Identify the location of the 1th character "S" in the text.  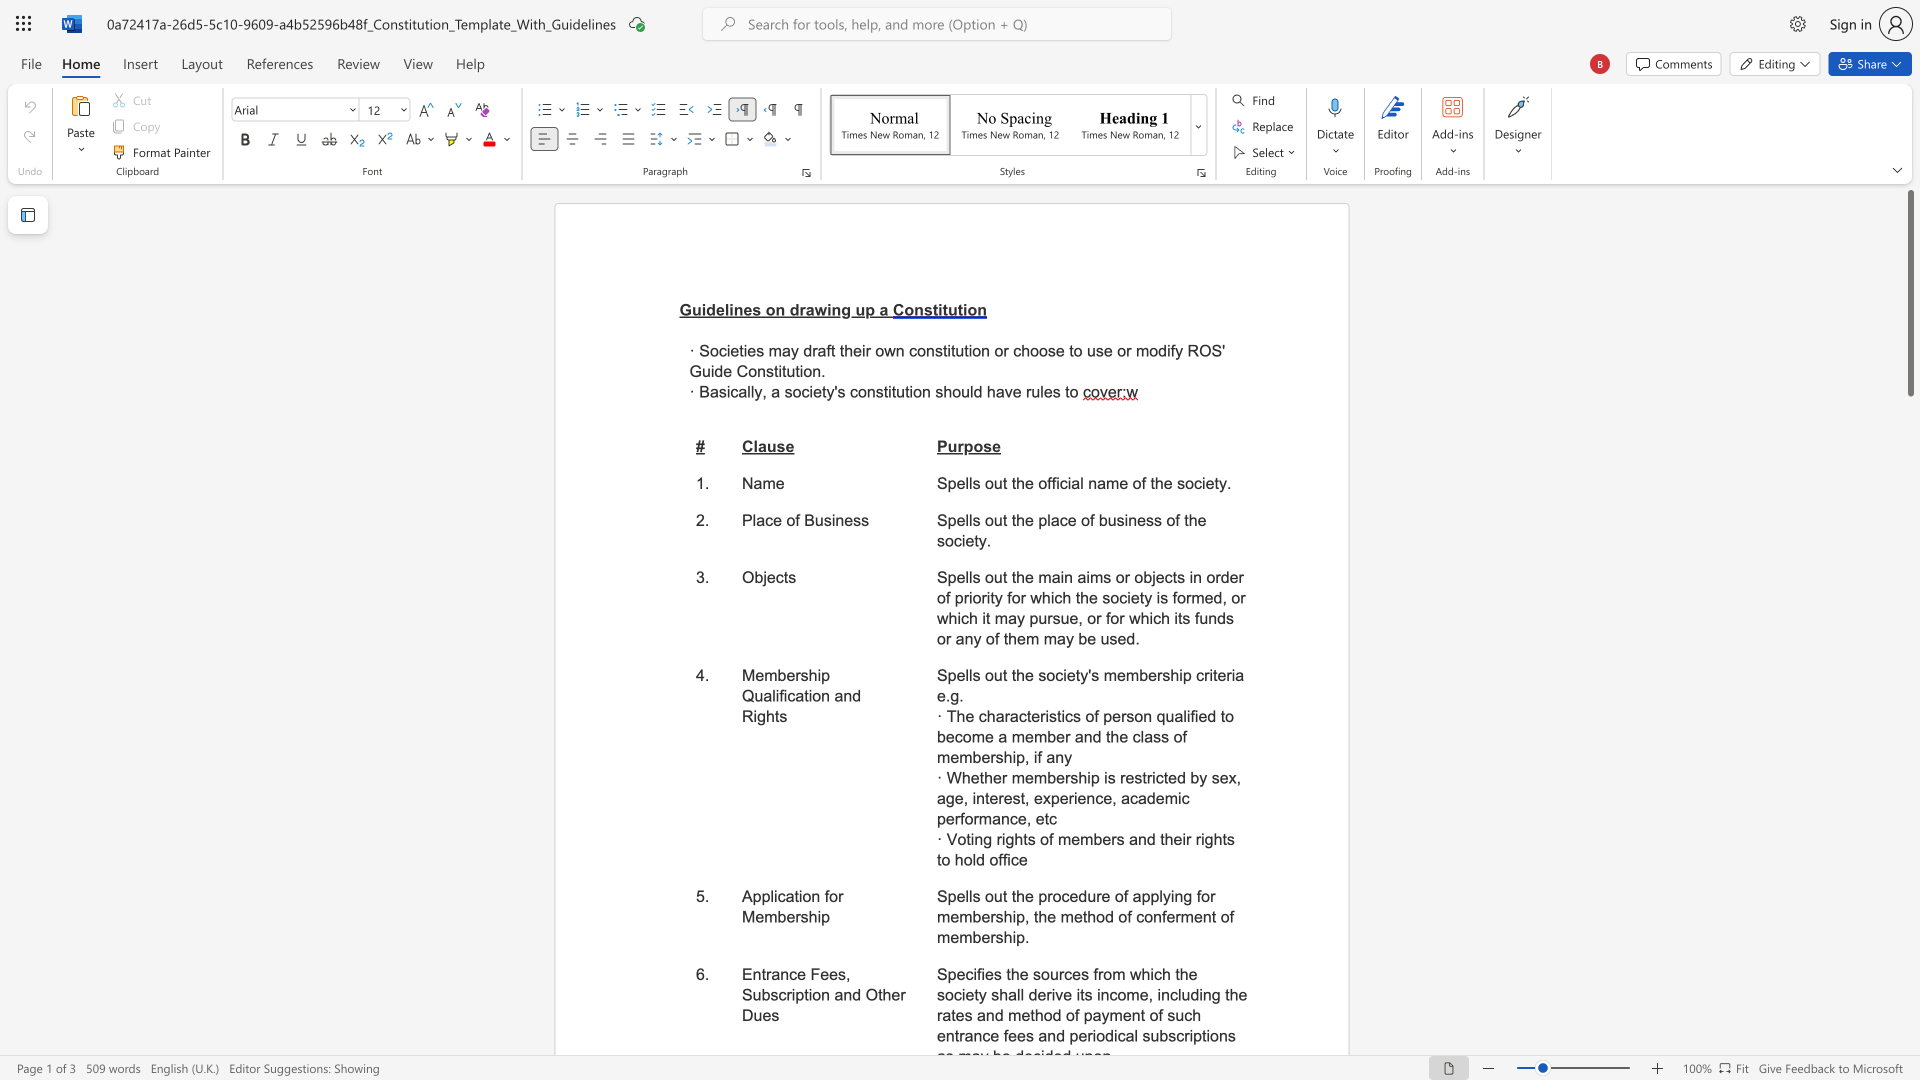
(941, 483).